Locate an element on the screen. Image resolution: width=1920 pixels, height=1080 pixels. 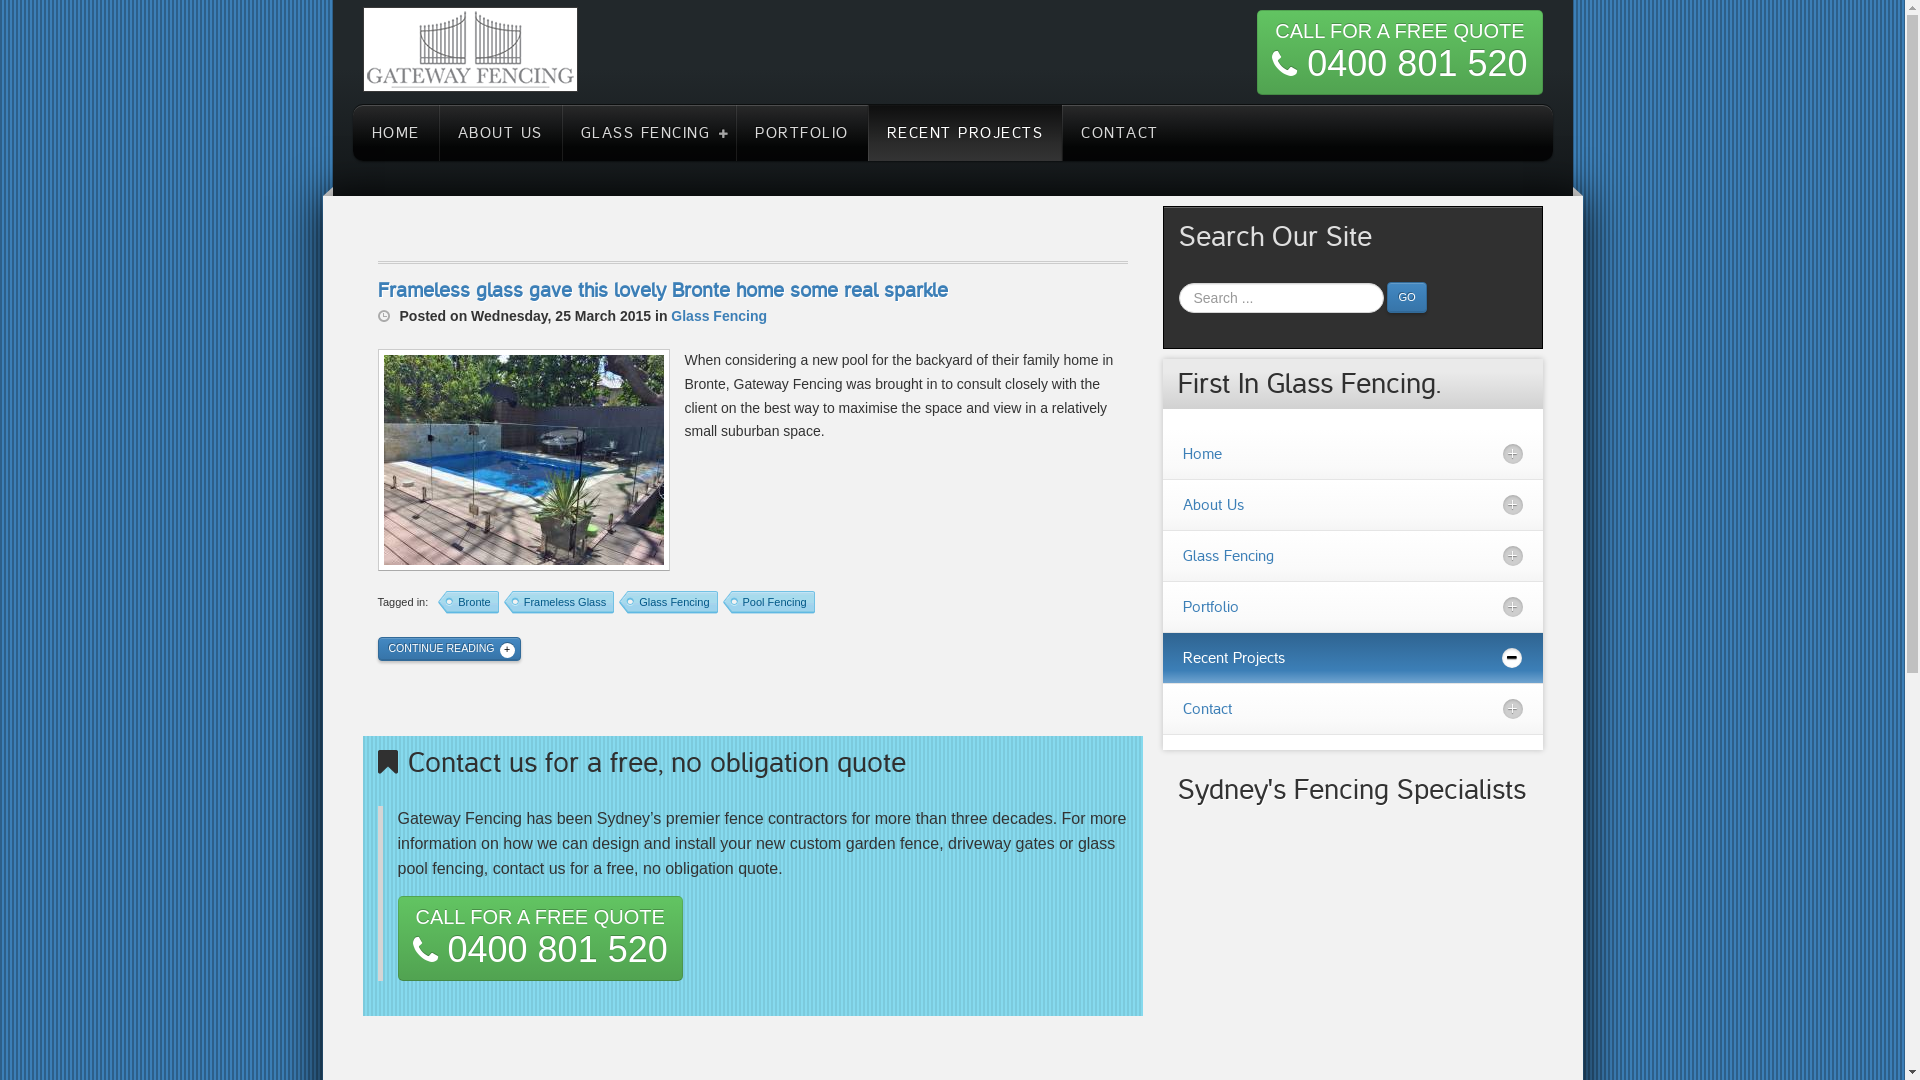
'Pool Fencing' is located at coordinates (767, 601).